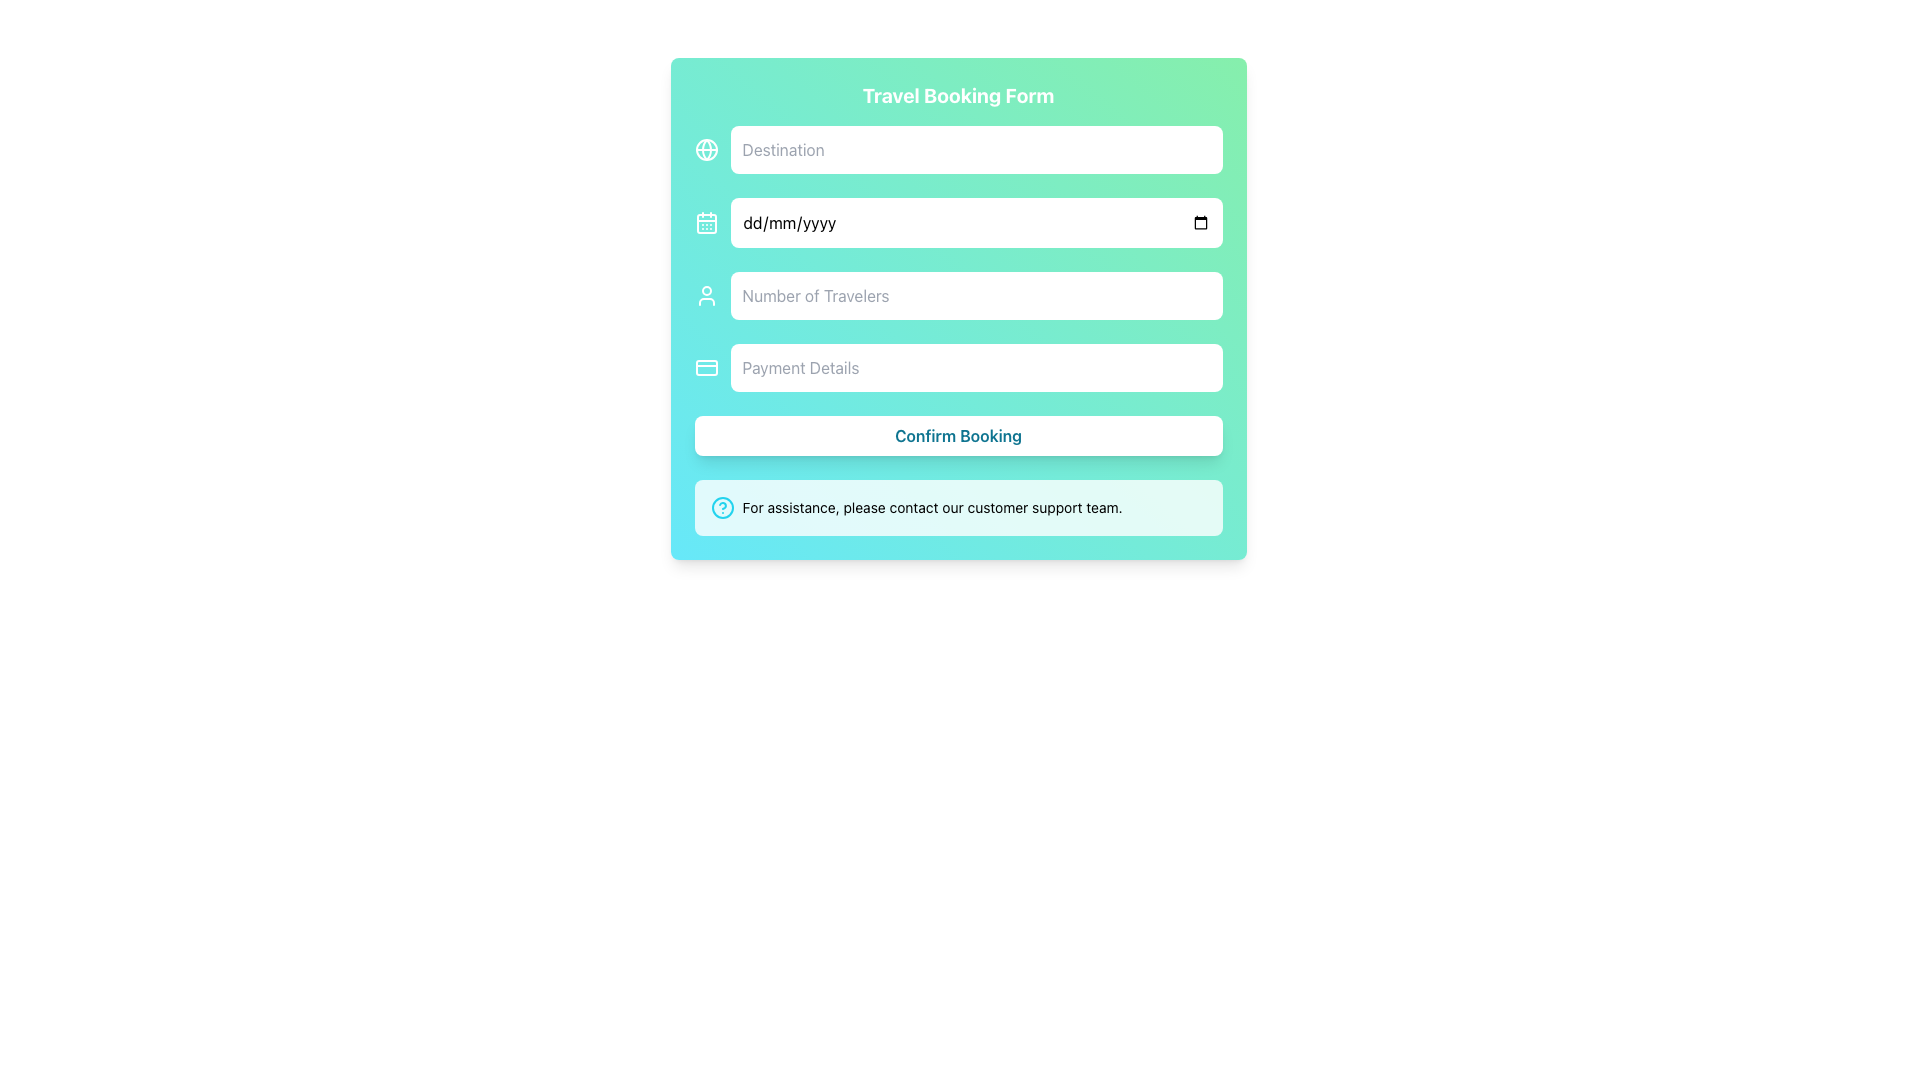  I want to click on the rectangular button labeled 'Confirm Booking' with a white background and blue text, located at the bottom of the 'Travel Booking Form' interface to confirm the booking, so click(957, 434).